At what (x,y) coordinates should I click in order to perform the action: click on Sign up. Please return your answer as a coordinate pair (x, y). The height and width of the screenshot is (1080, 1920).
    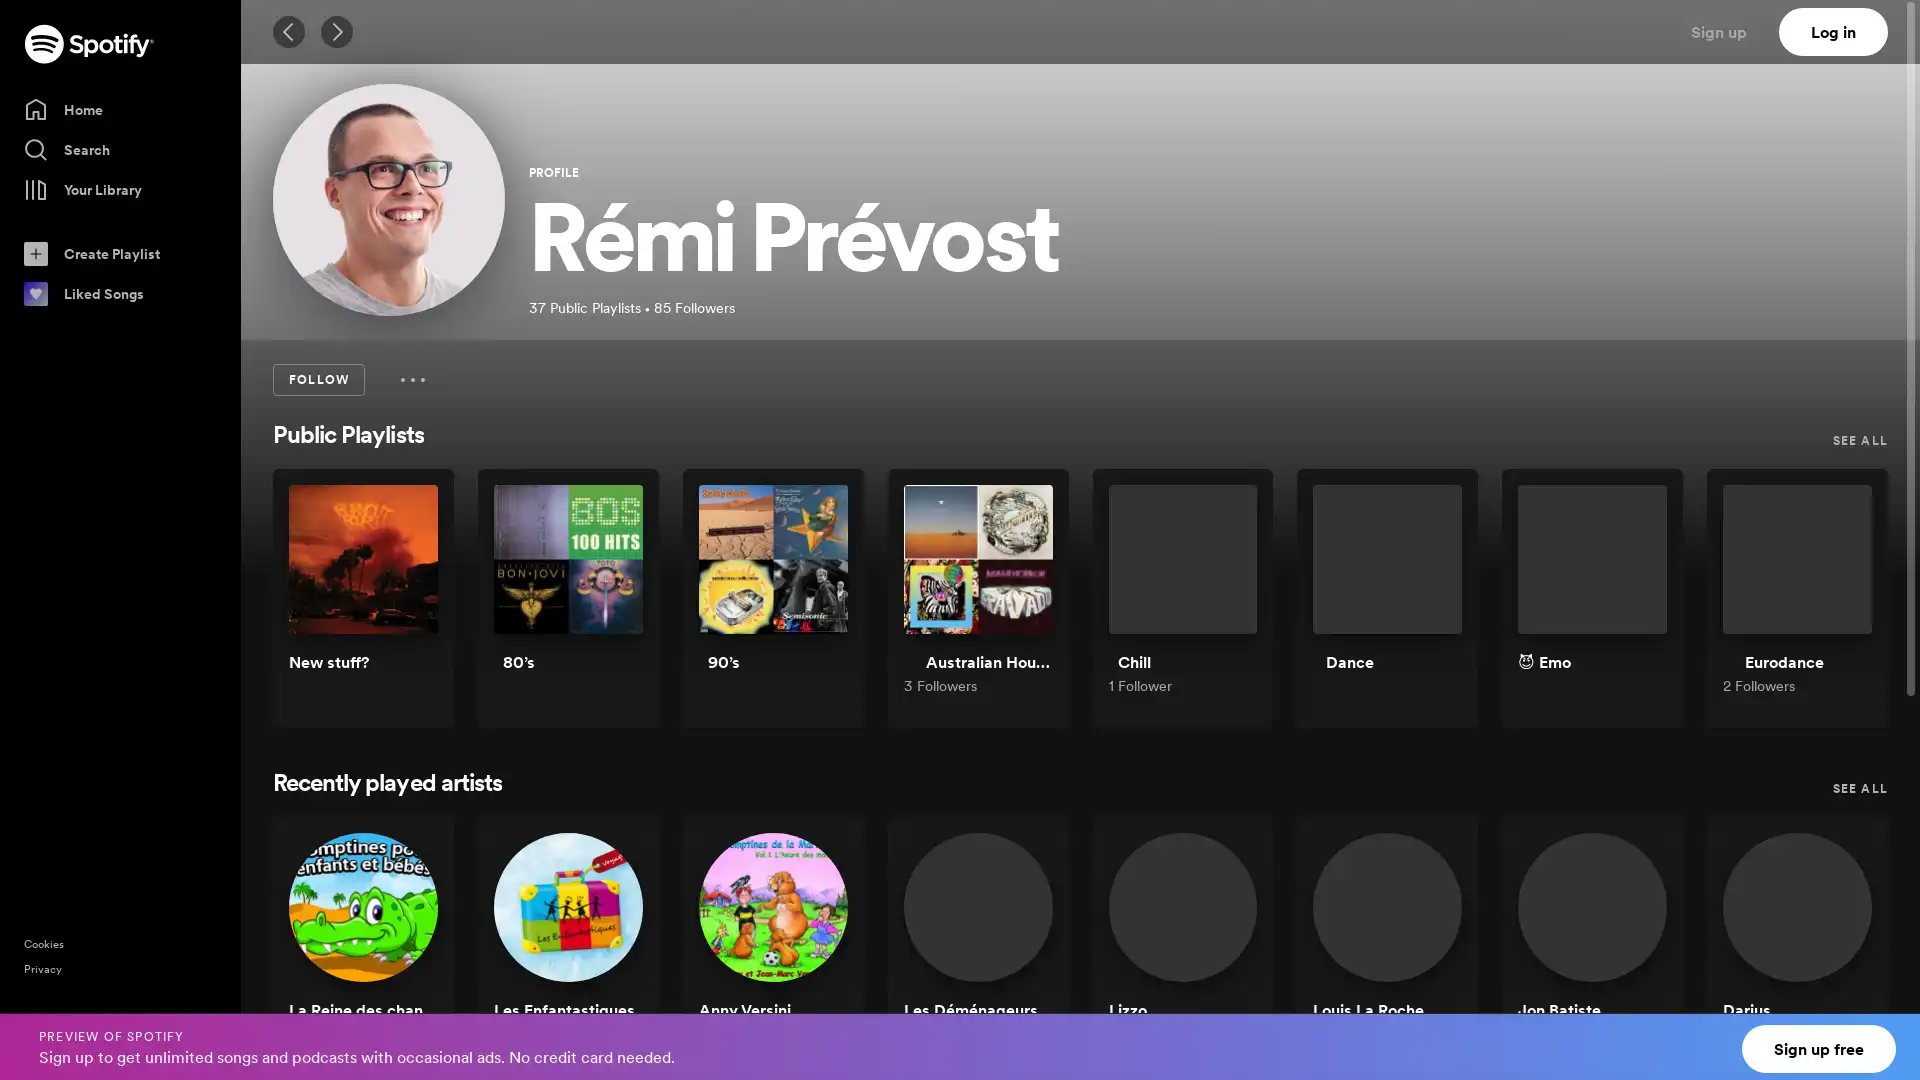
    Looking at the image, I should click on (1730, 31).